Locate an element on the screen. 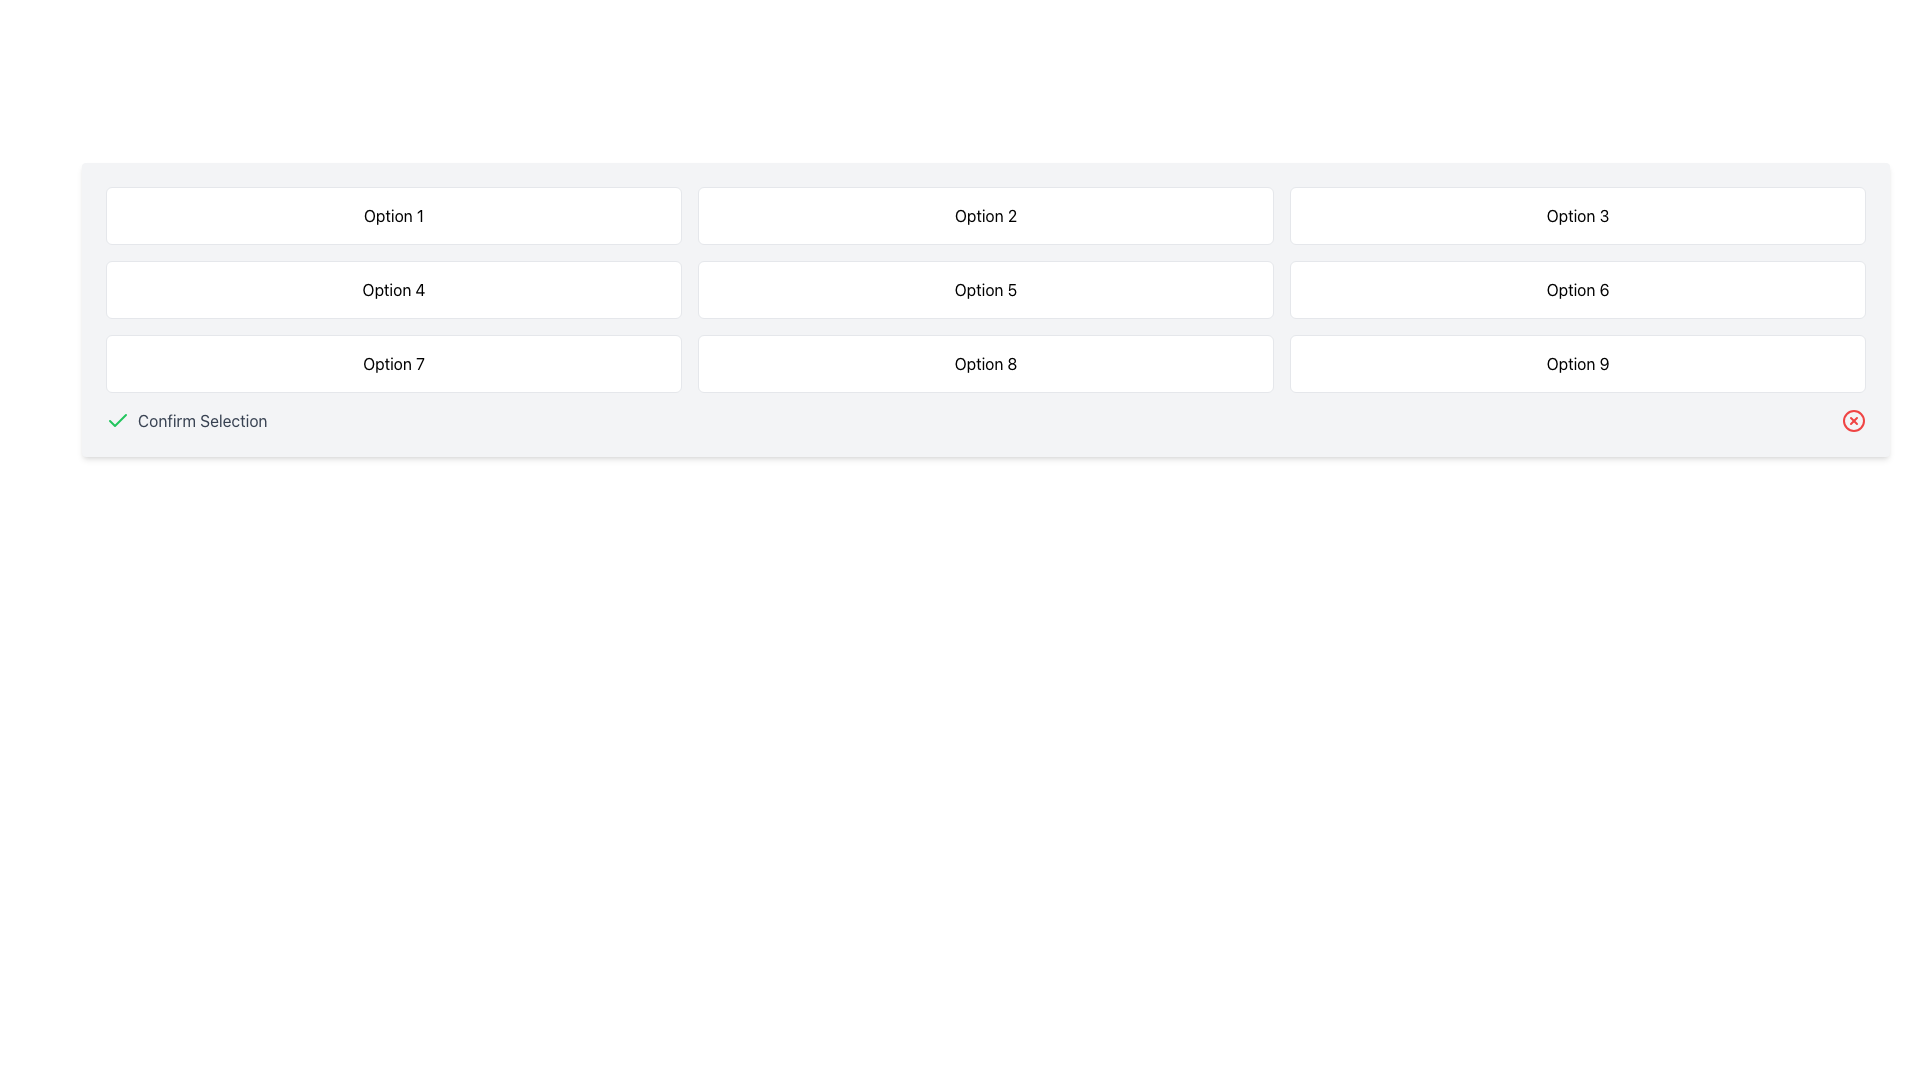  the checkmark icon indicating confirmation for the 'Confirm Selection' functionality is located at coordinates (117, 419).